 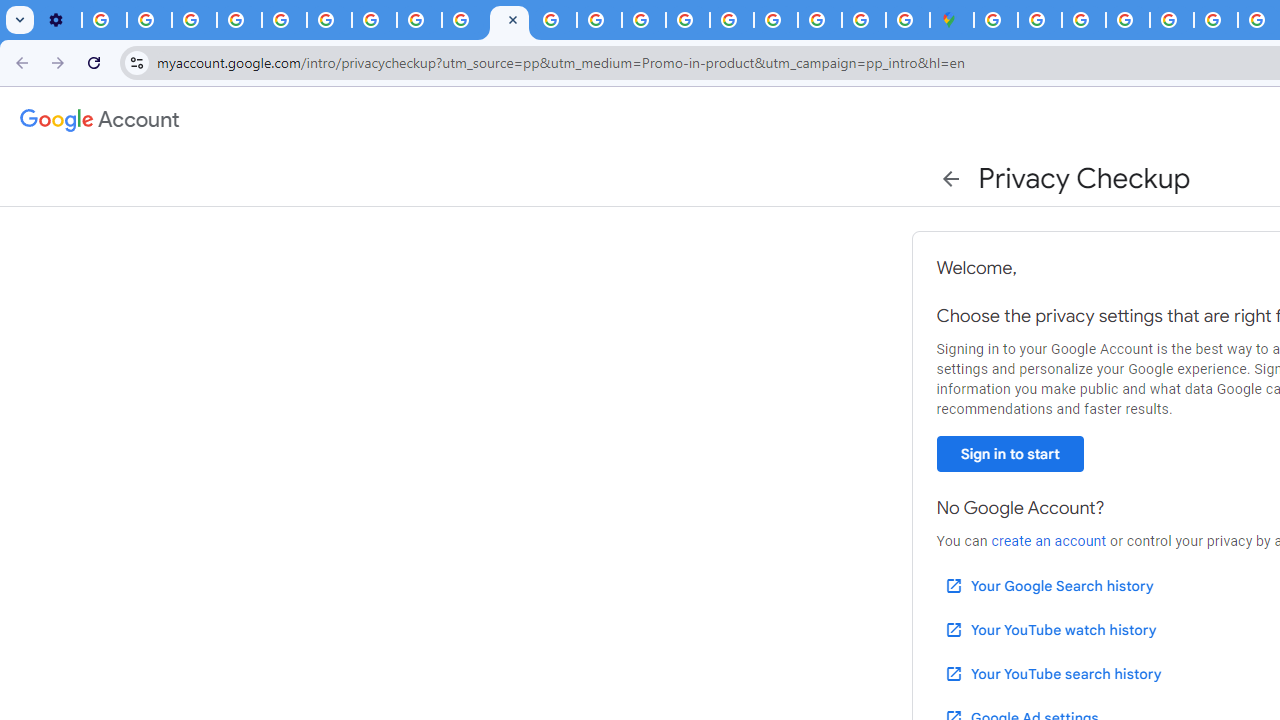 What do you see at coordinates (1009, 454) in the screenshot?
I see `'Sign in to start'` at bounding box center [1009, 454].